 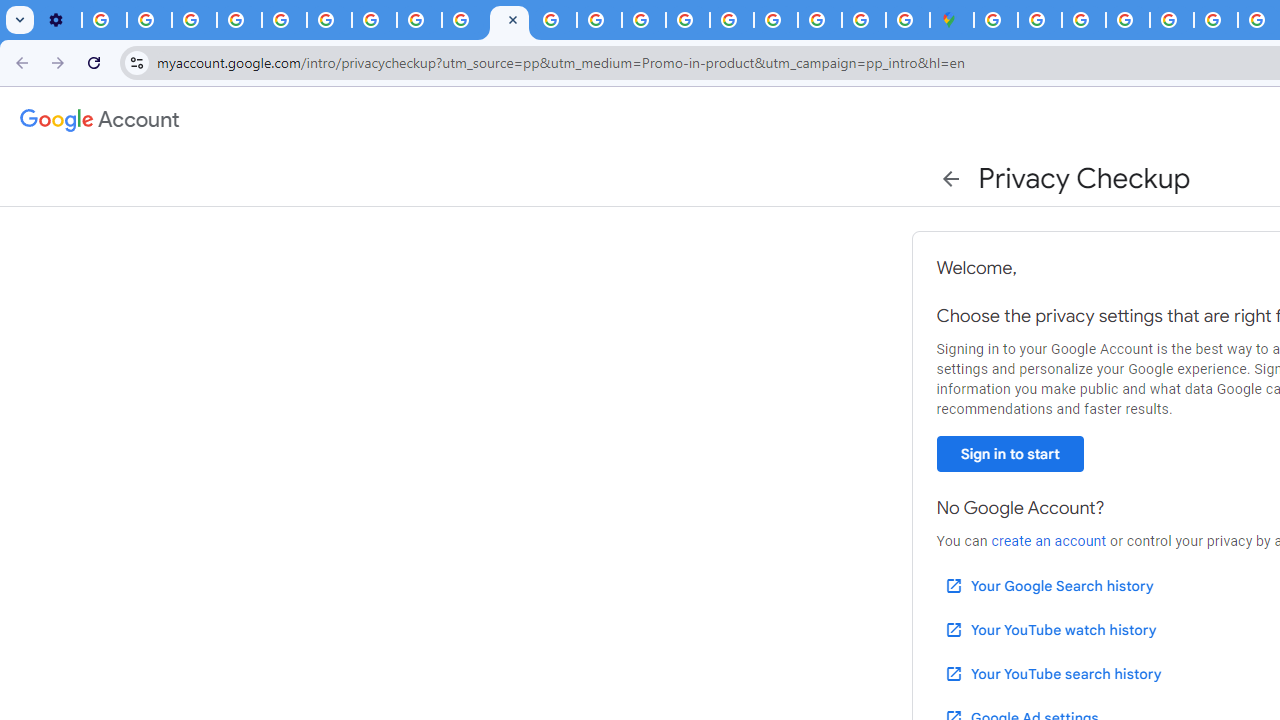 What do you see at coordinates (1009, 454) in the screenshot?
I see `'Sign in to start'` at bounding box center [1009, 454].